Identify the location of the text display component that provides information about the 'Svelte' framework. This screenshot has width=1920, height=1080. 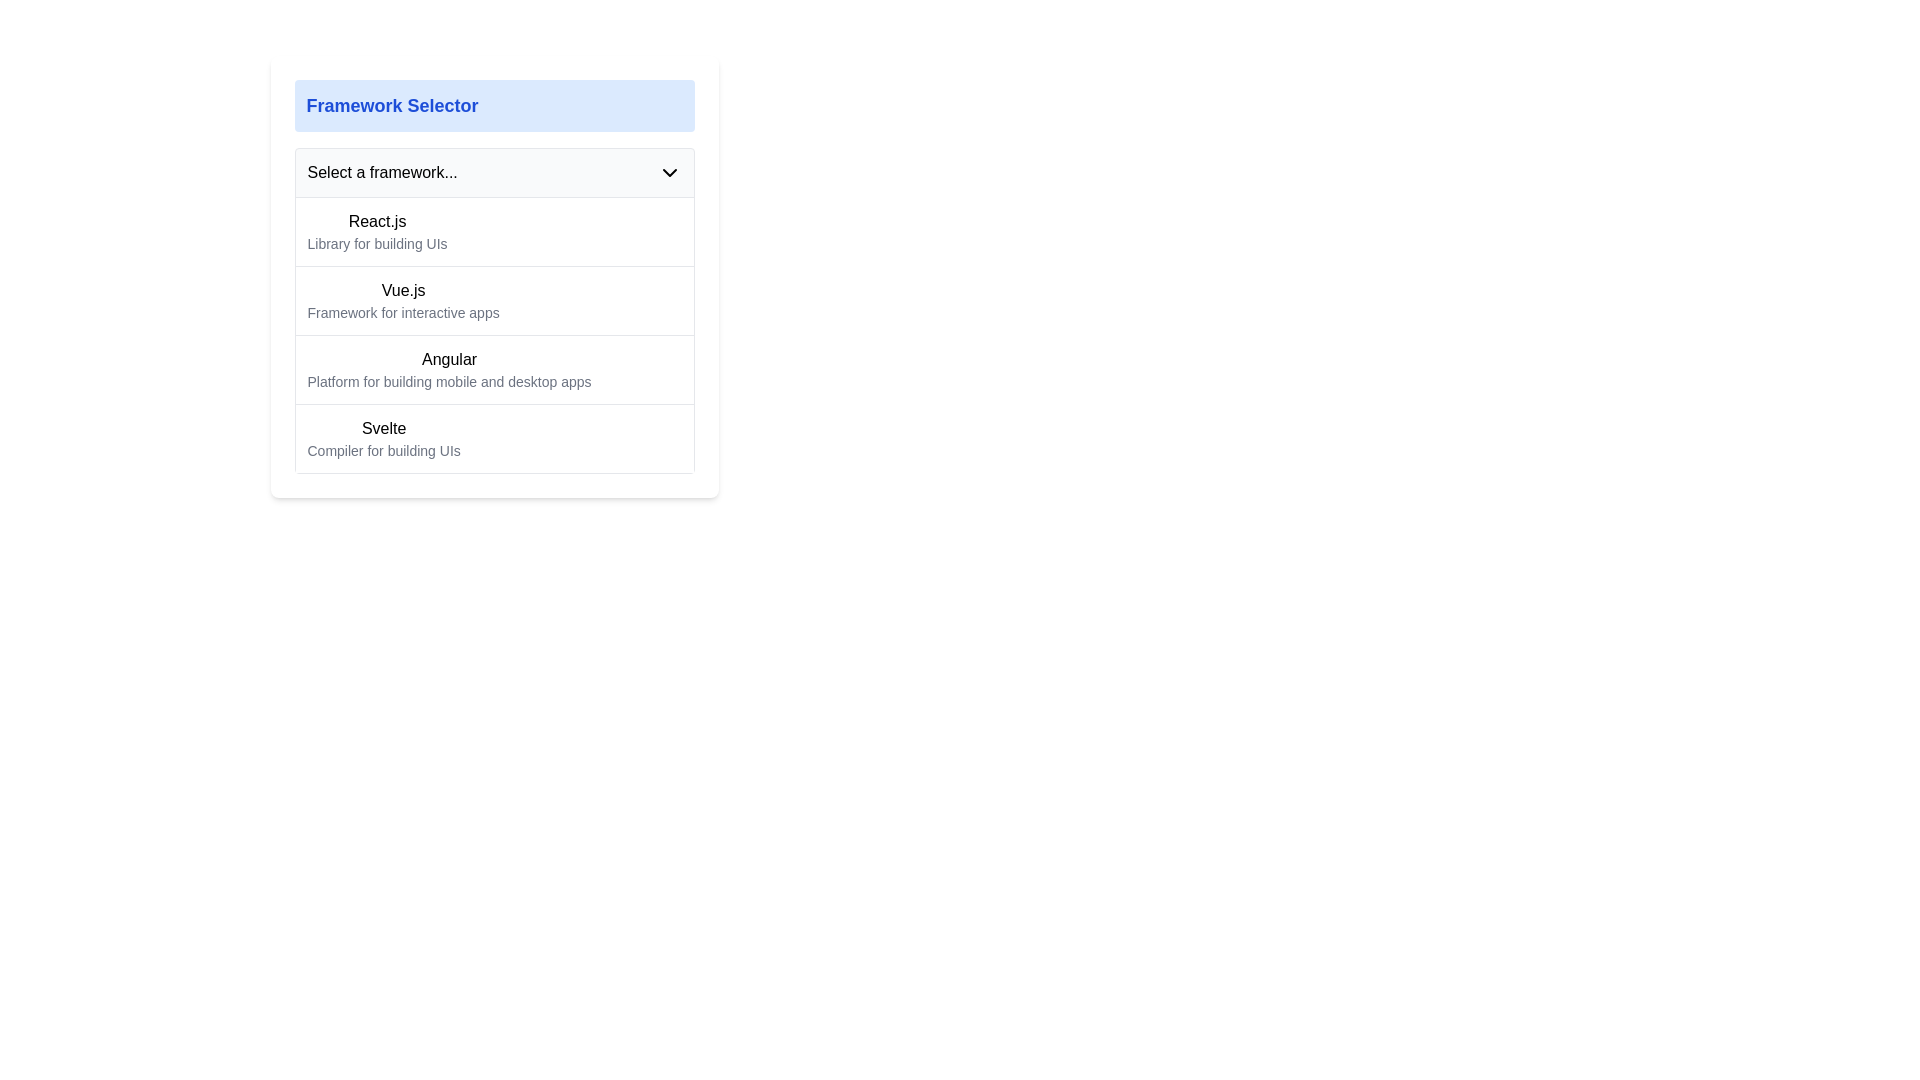
(384, 438).